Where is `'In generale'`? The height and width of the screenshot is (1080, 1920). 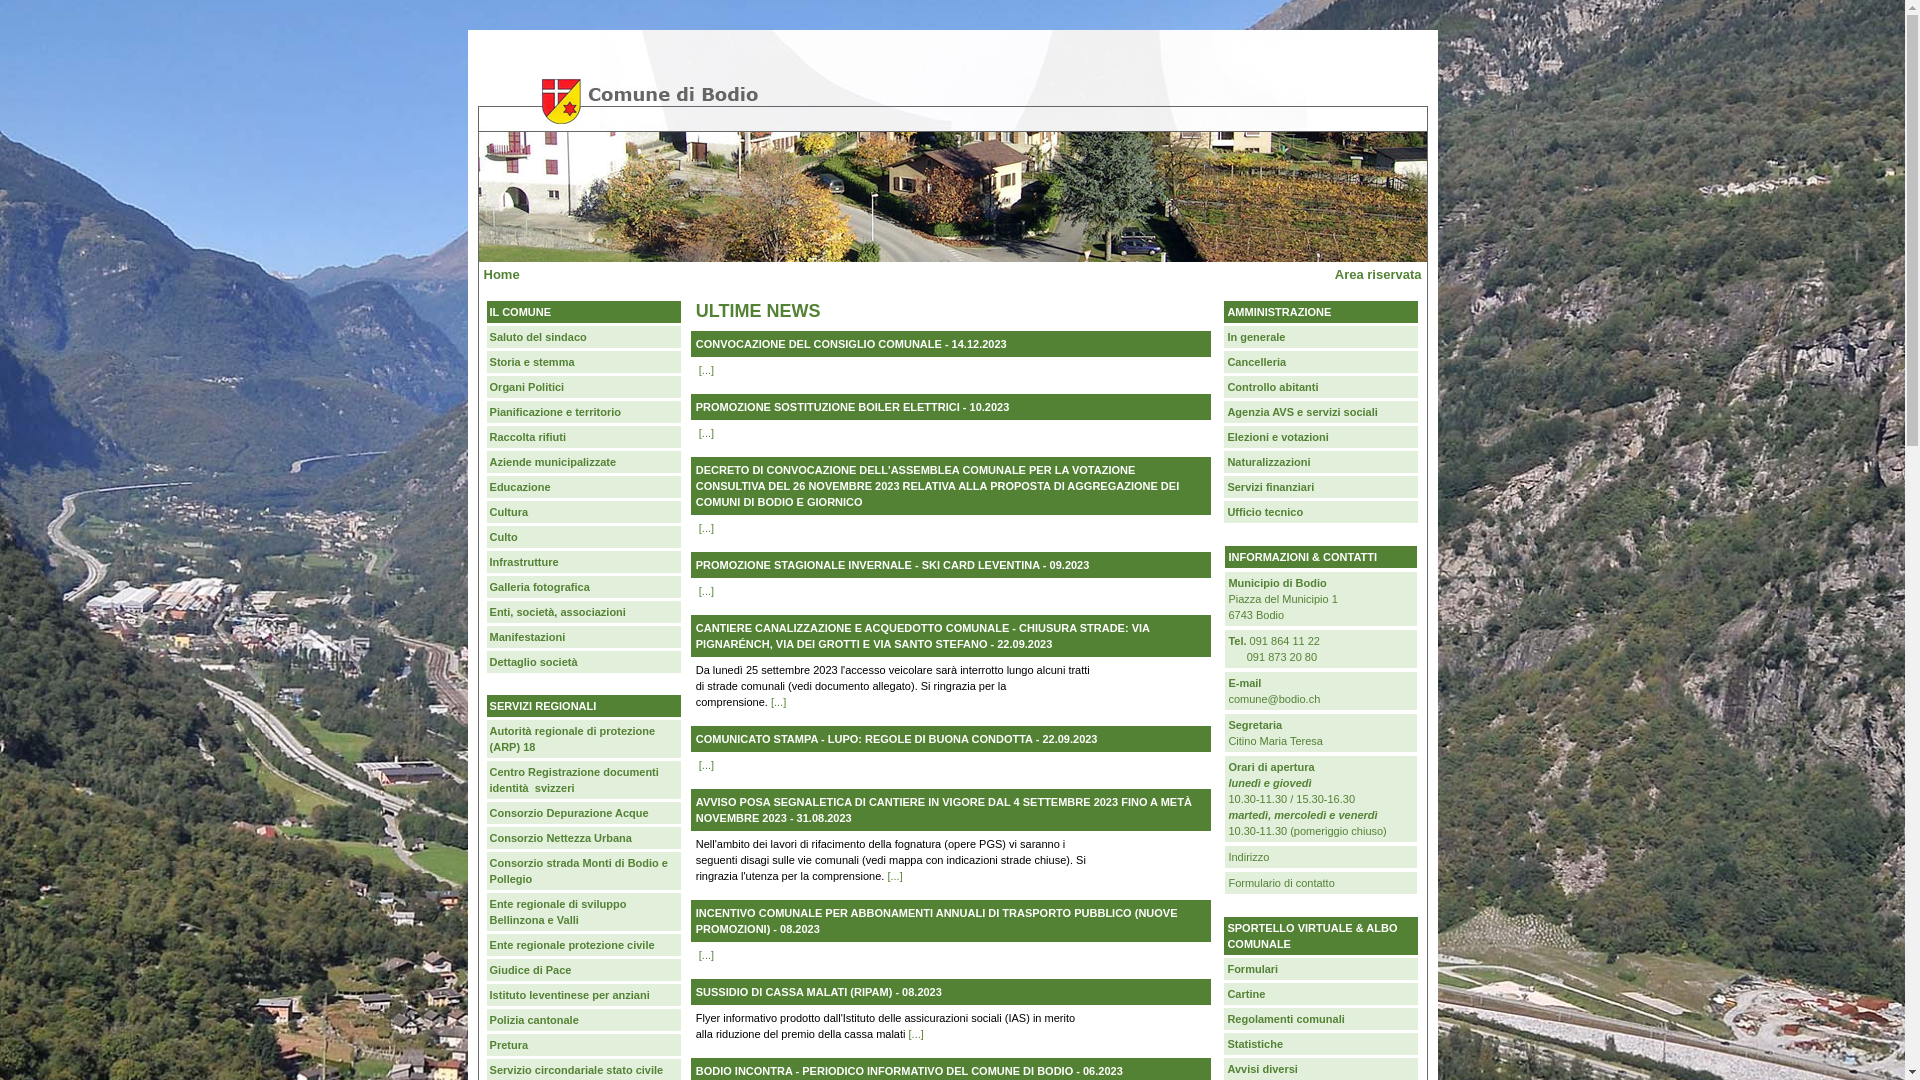
'In generale' is located at coordinates (1320, 335).